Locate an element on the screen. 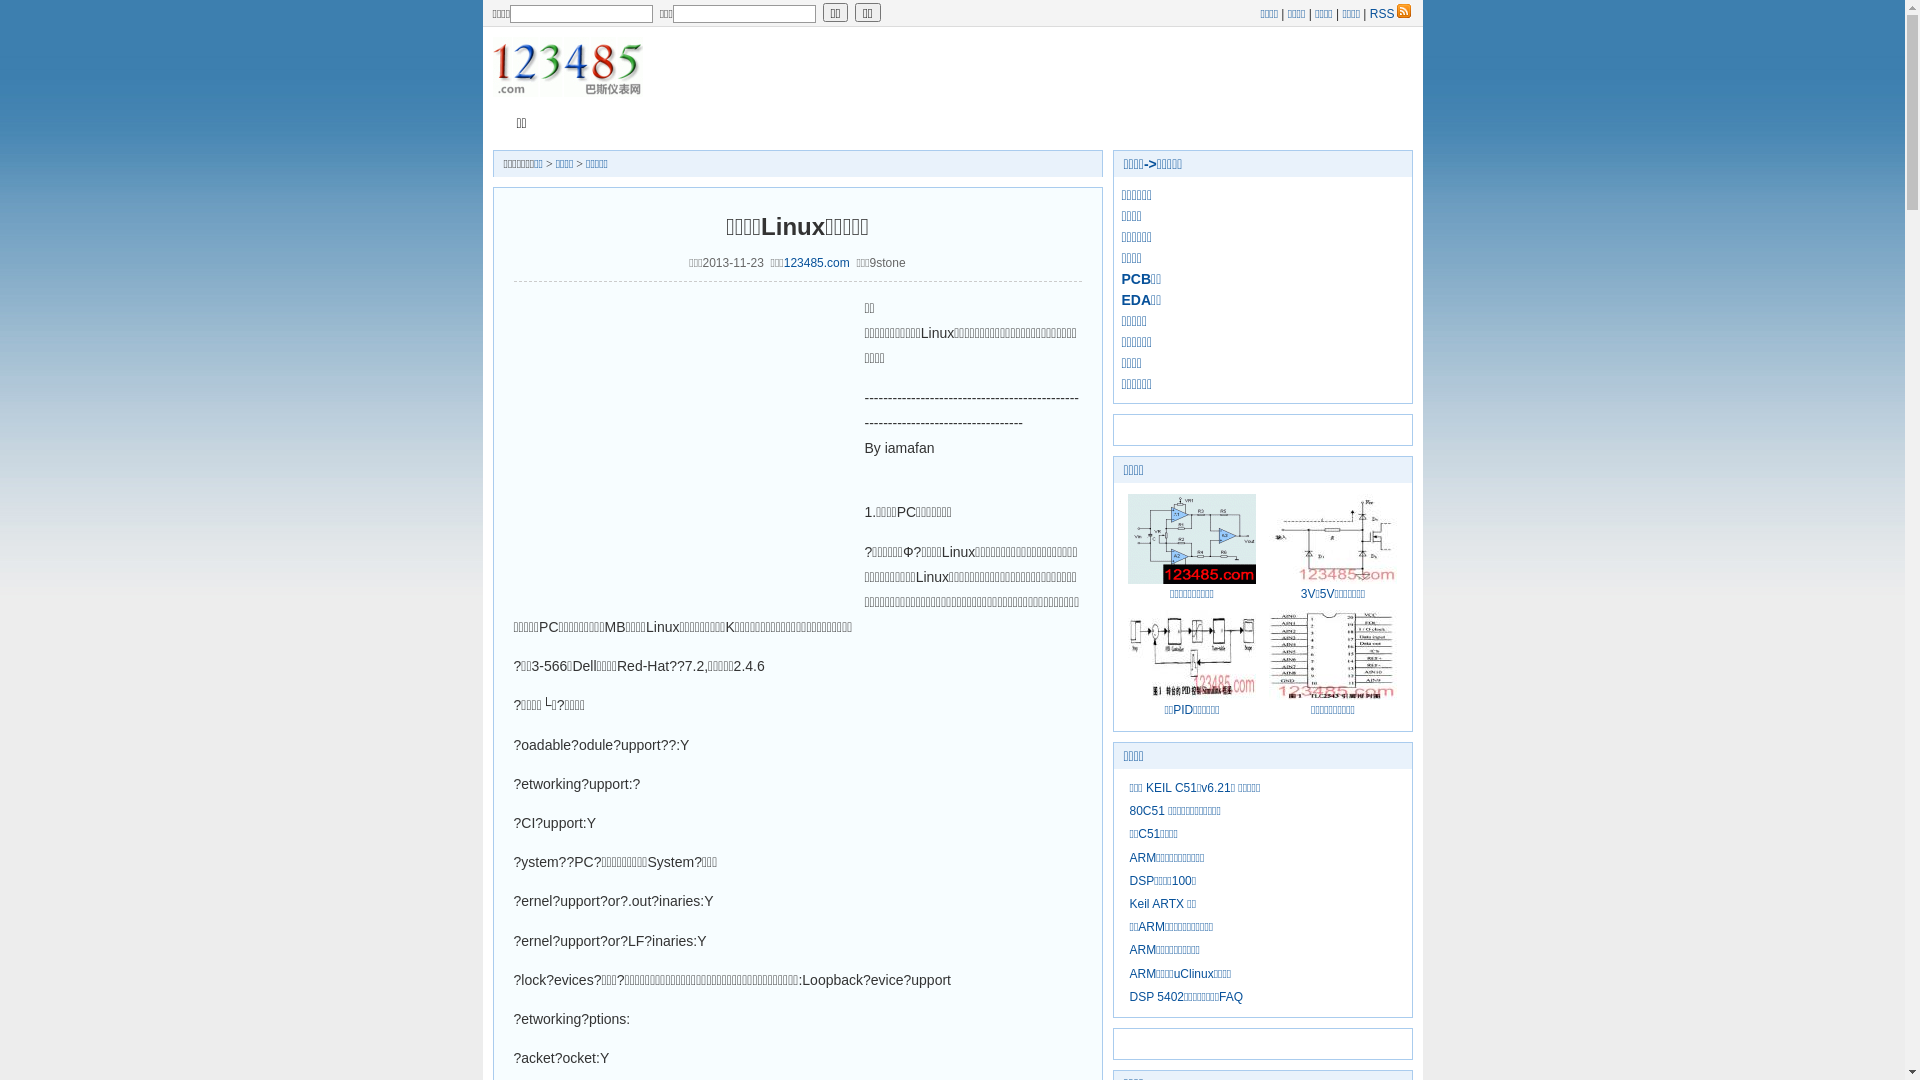 This screenshot has width=1920, height=1080. 'RSS' is located at coordinates (1390, 12).